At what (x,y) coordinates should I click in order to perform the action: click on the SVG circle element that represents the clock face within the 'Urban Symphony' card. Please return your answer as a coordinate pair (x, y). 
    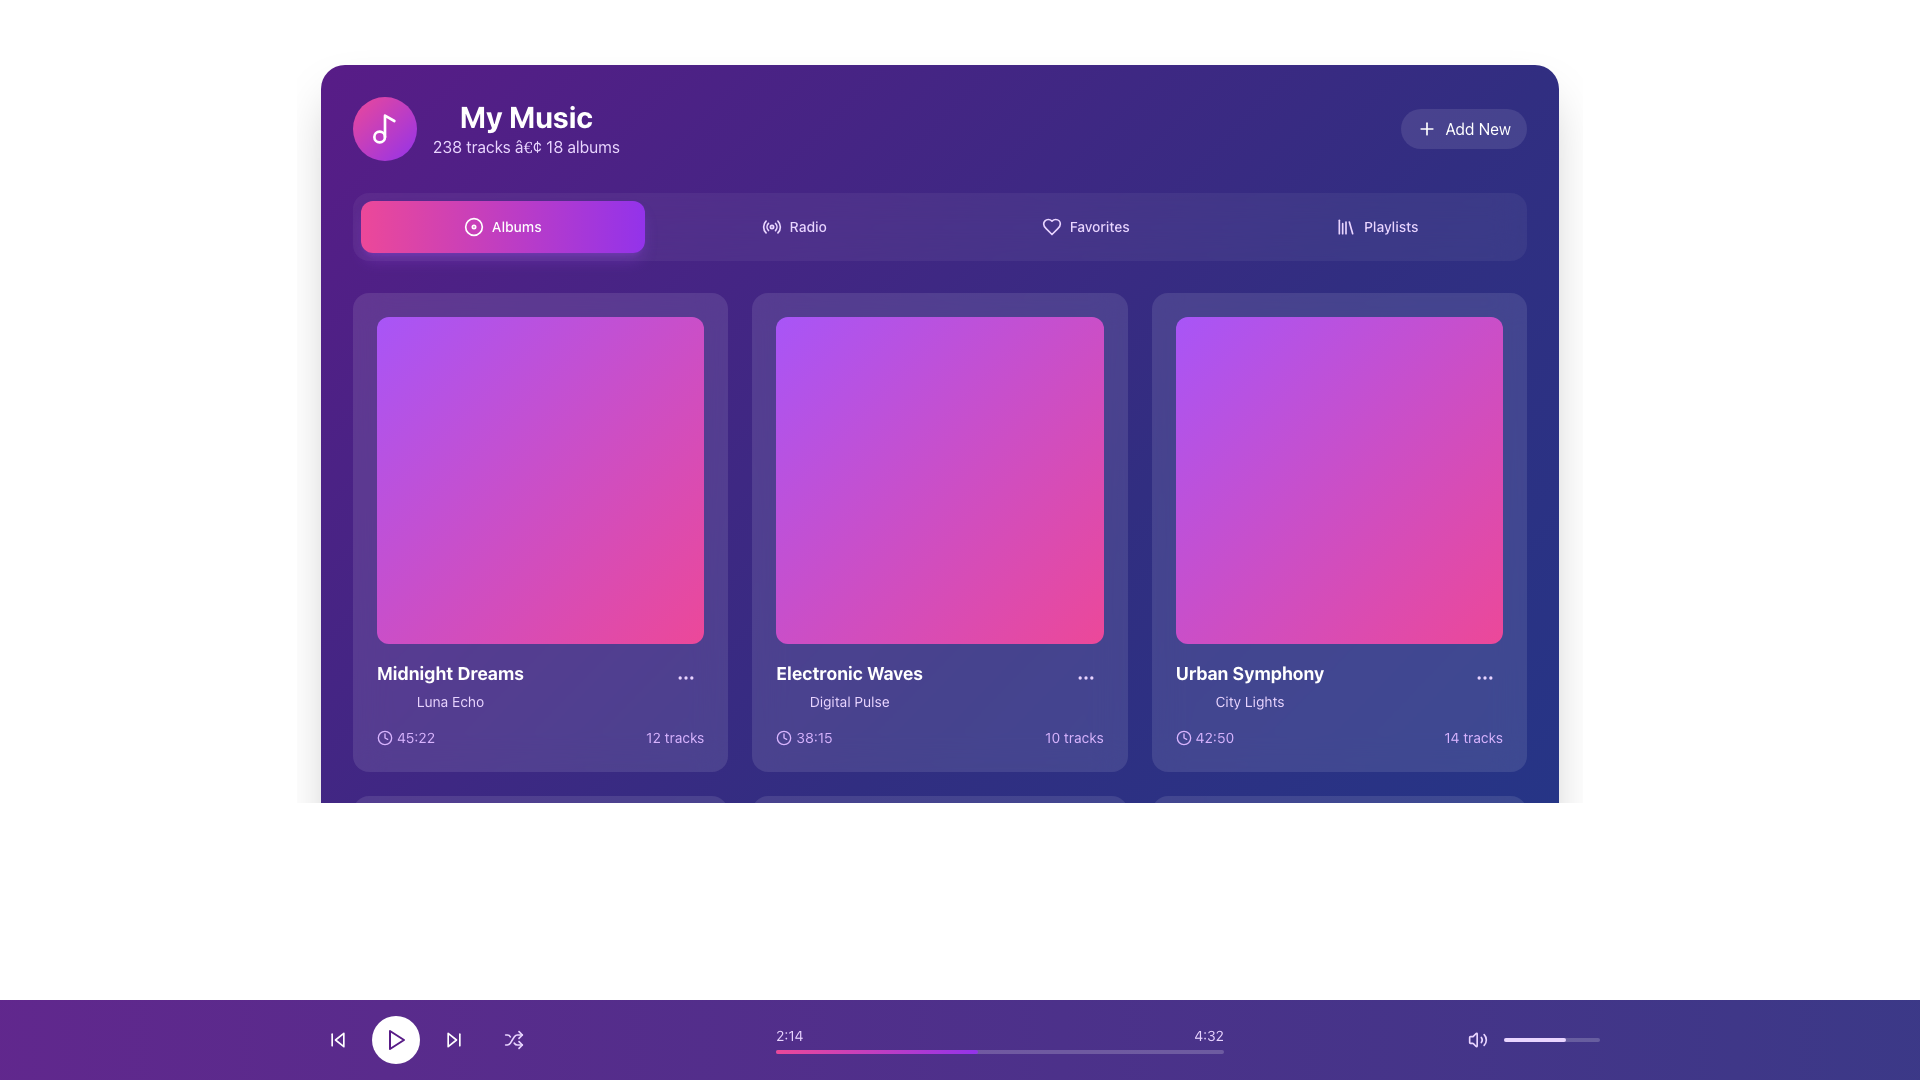
    Looking at the image, I should click on (1183, 738).